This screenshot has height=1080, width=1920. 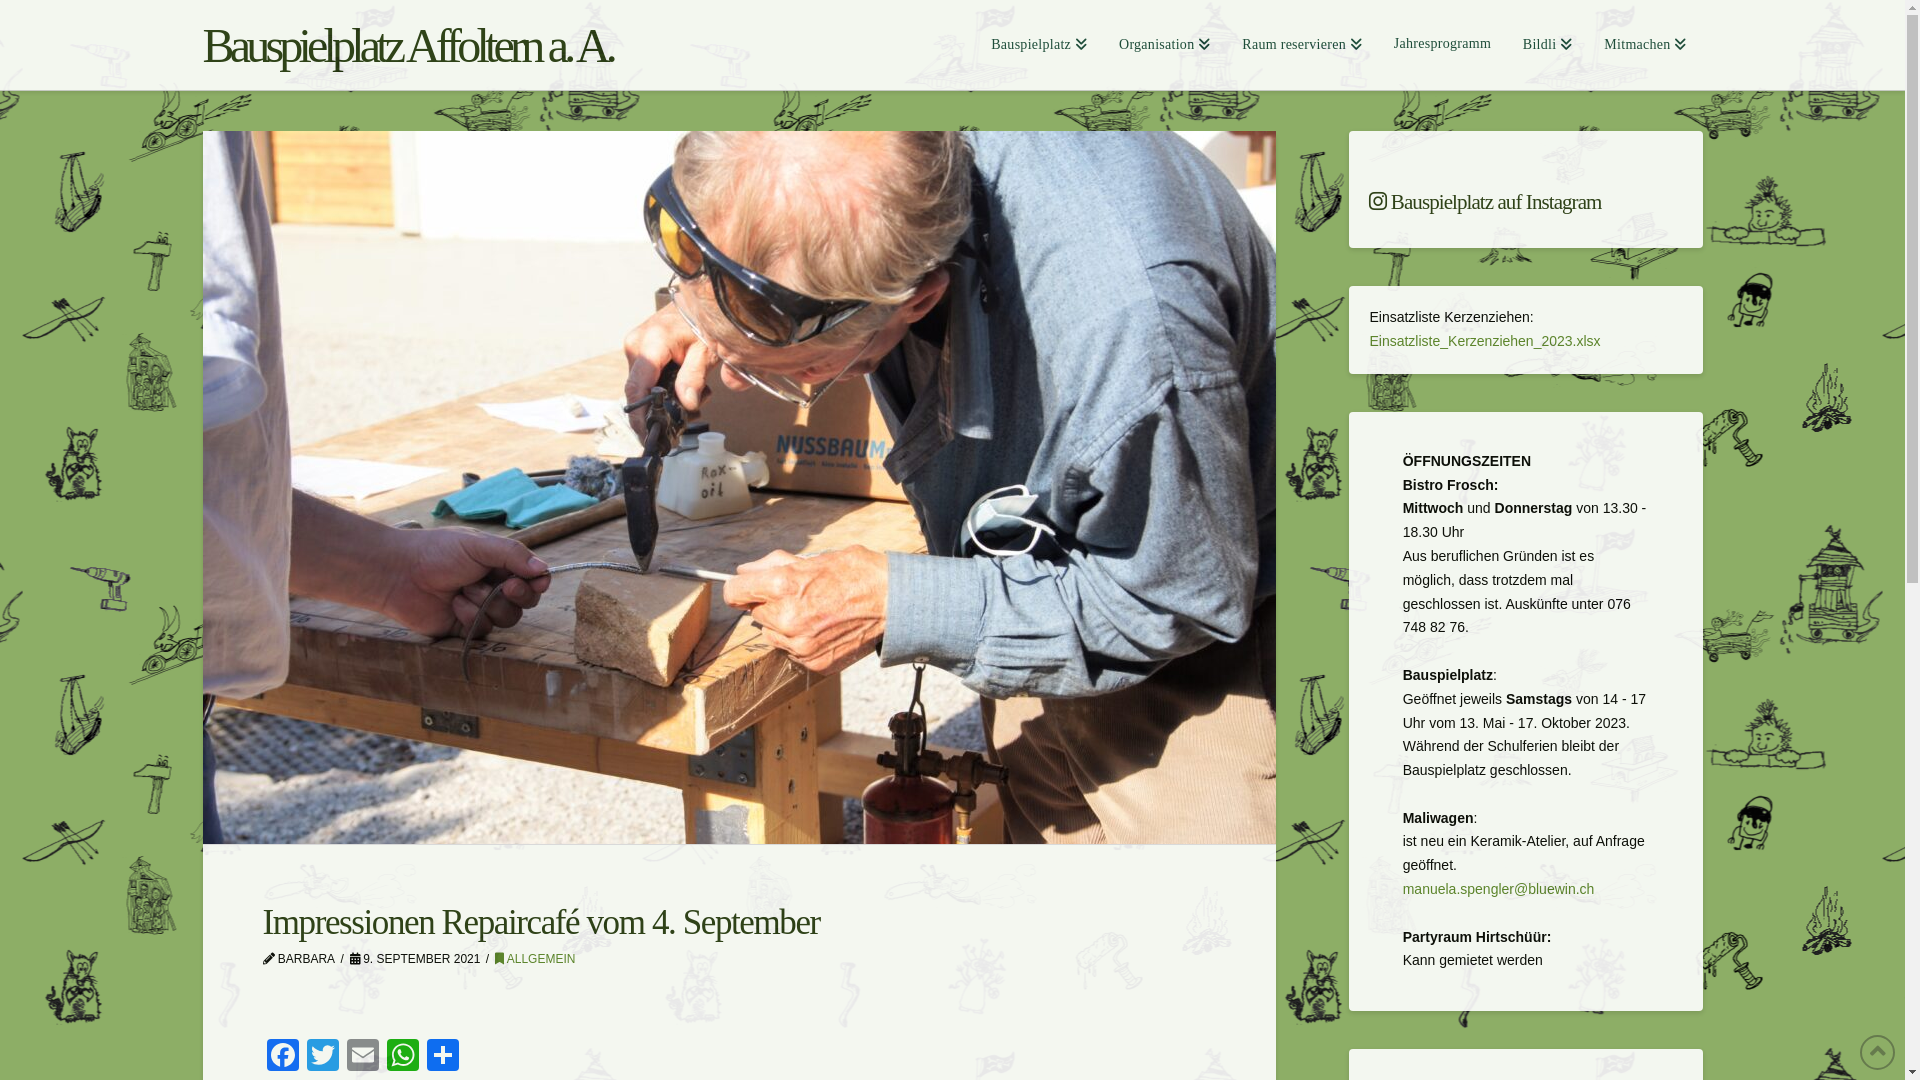 I want to click on 'Bauspielplatz auf Instagram', so click(x=1524, y=202).